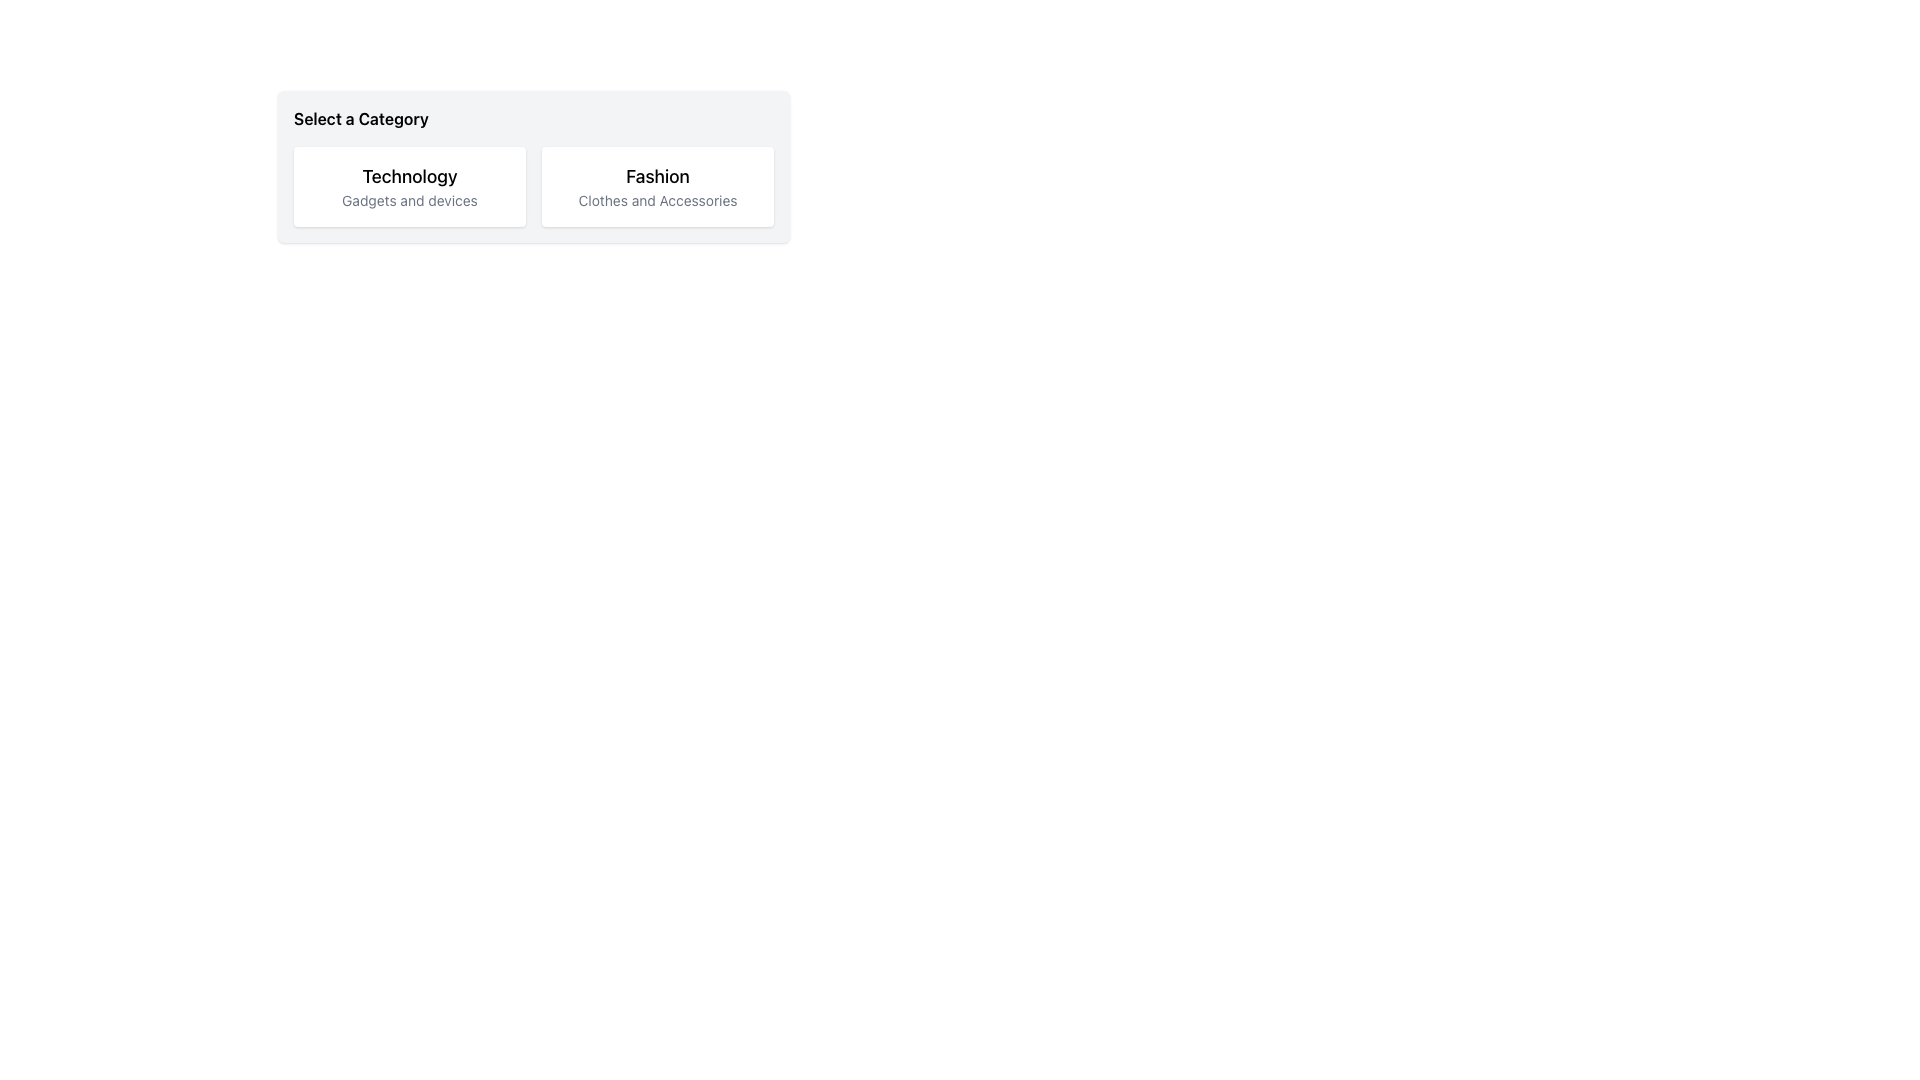 The height and width of the screenshot is (1080, 1920). Describe the element at coordinates (361, 119) in the screenshot. I see `the text label displaying 'Select a Category', which is a bold font aligned at the top of the content section, centered horizontally above the category cards` at that location.